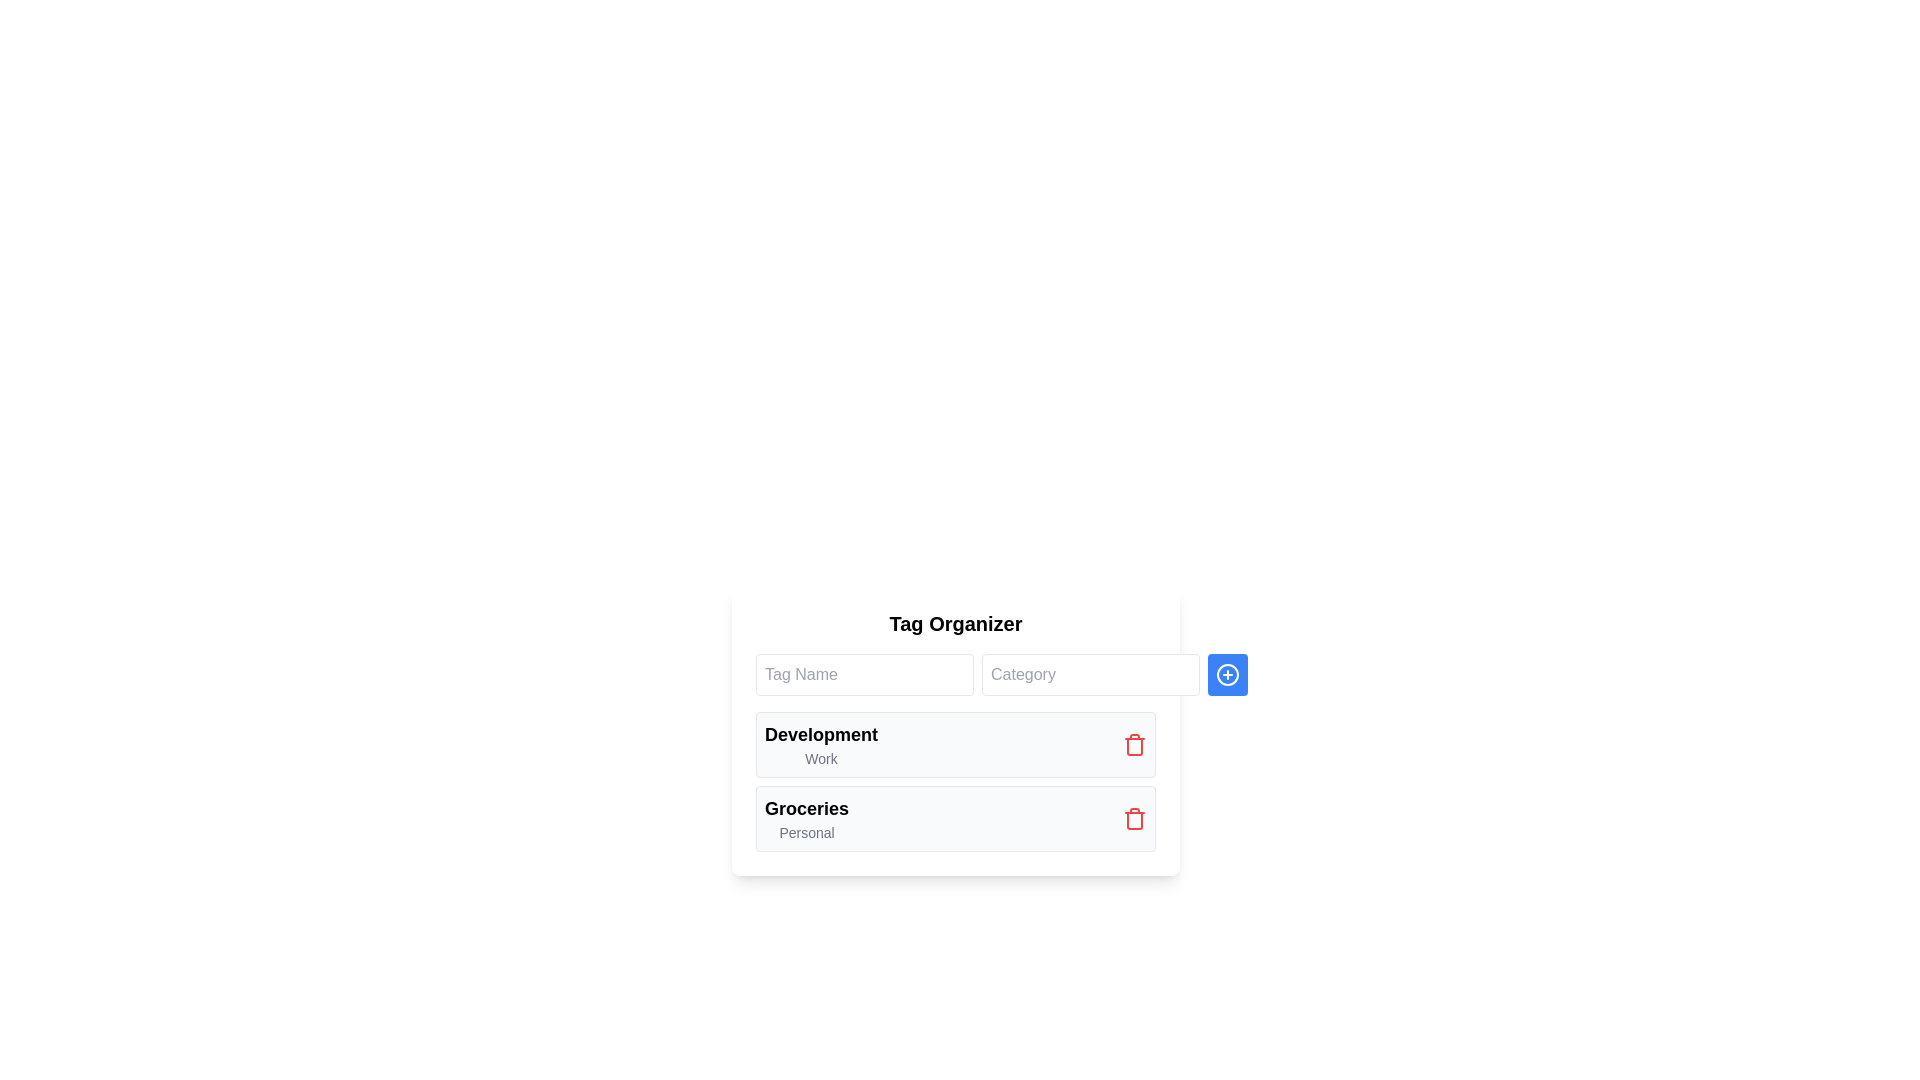 The width and height of the screenshot is (1920, 1080). I want to click on the text label that serves as a title for a listed item, positioned above the 'Groceries' item, to engage with related components, so click(821, 744).